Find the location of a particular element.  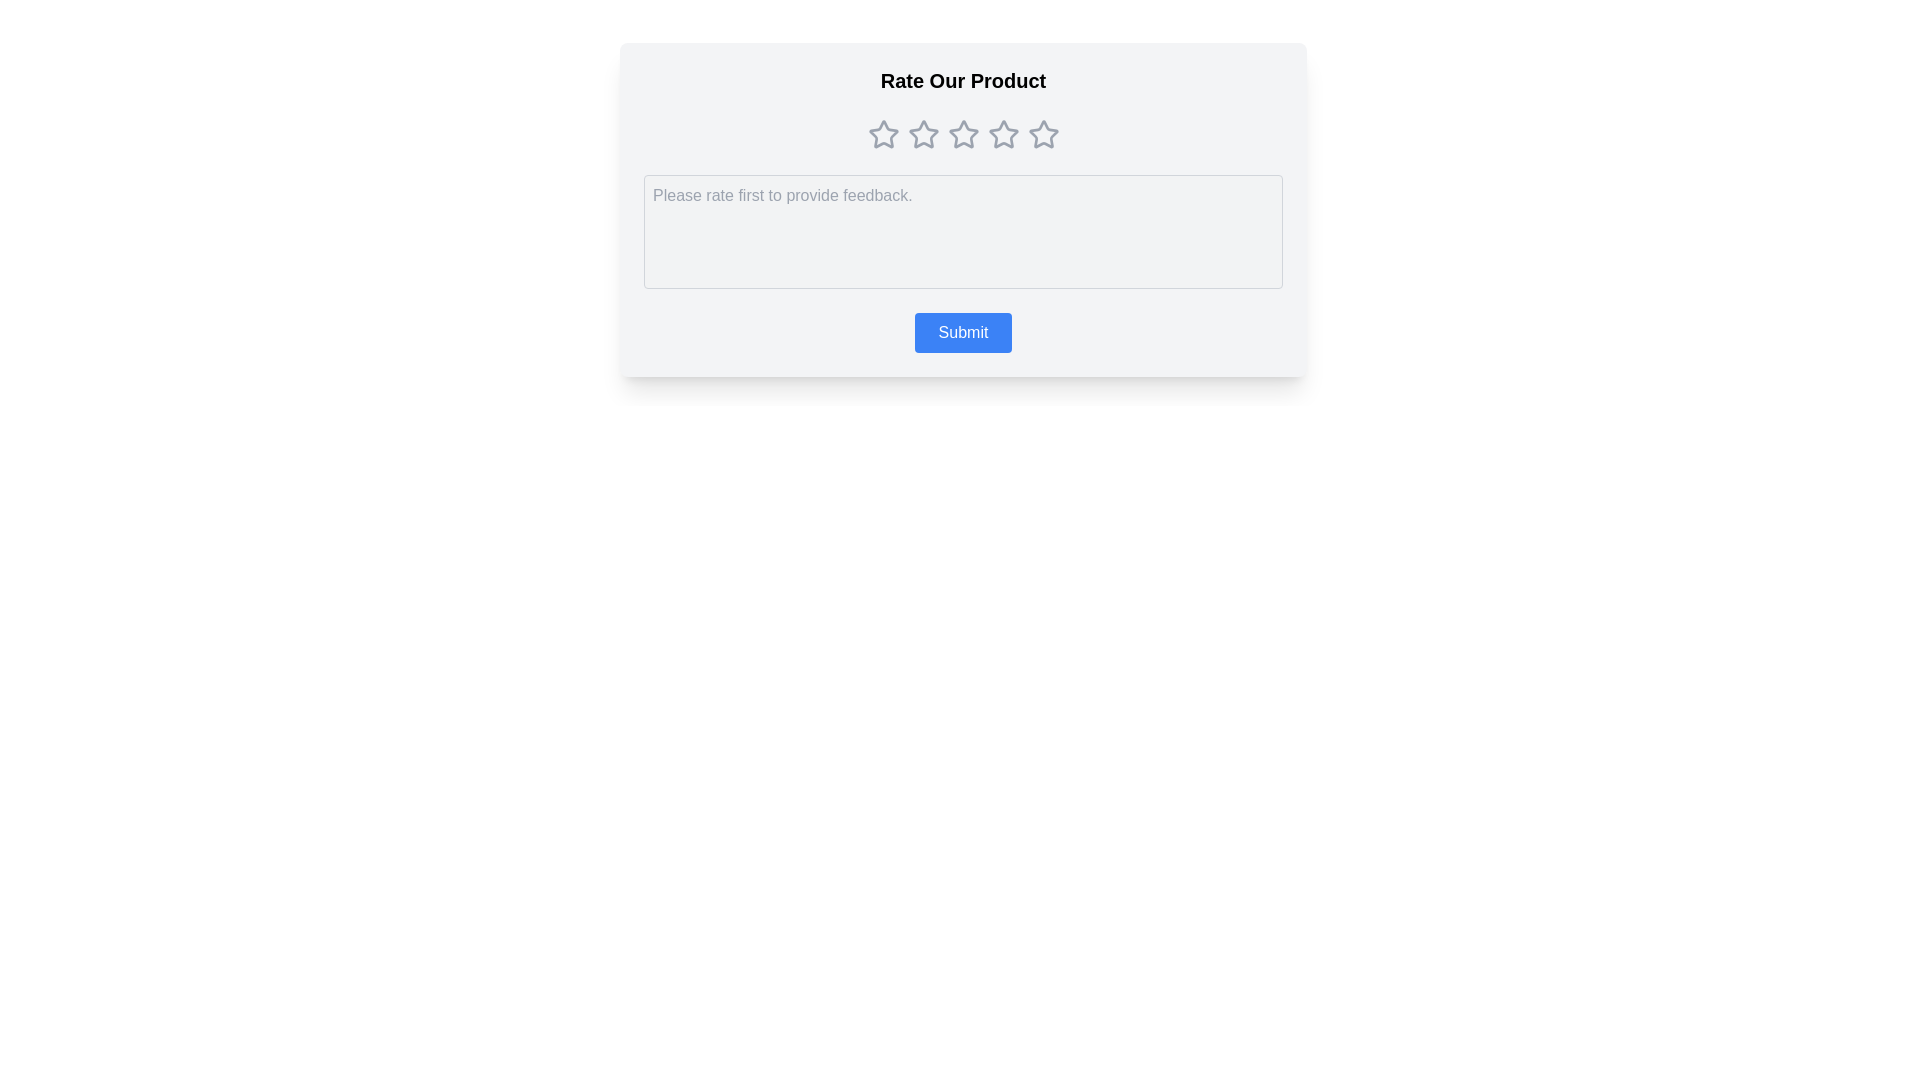

the second outlined star SVG icon is located at coordinates (922, 134).